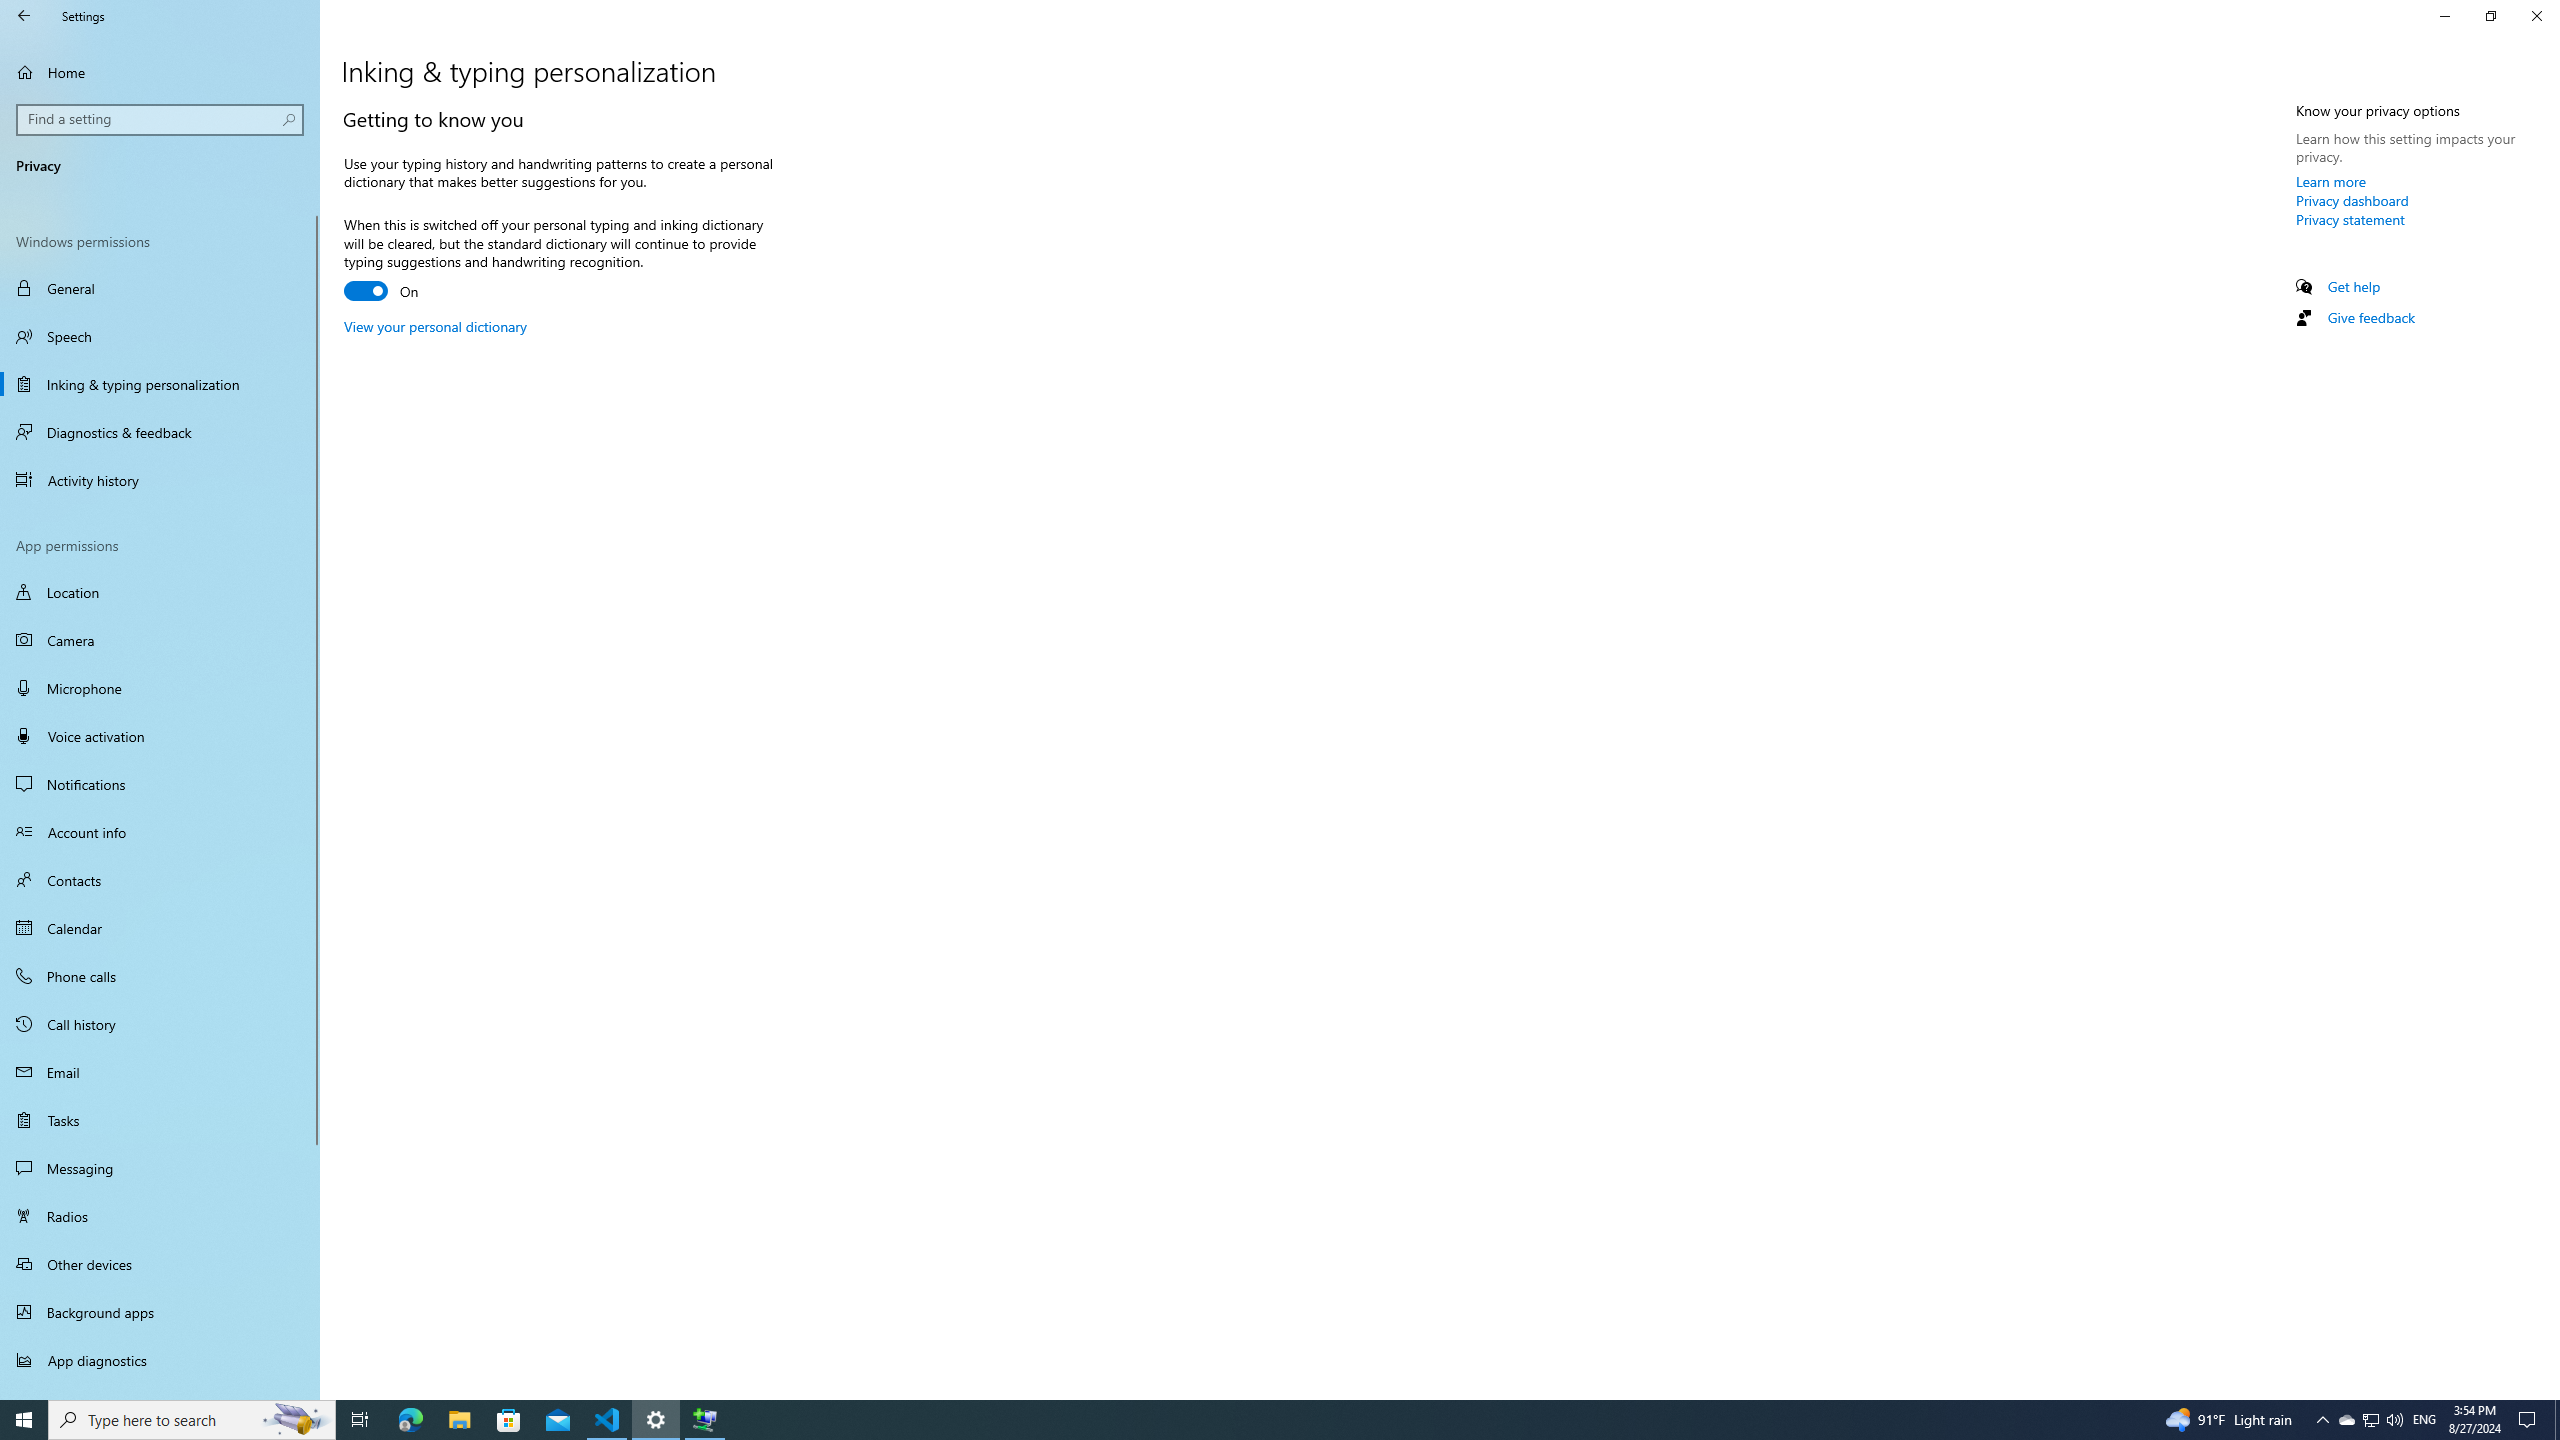  What do you see at coordinates (159, 336) in the screenshot?
I see `'Speech'` at bounding box center [159, 336].